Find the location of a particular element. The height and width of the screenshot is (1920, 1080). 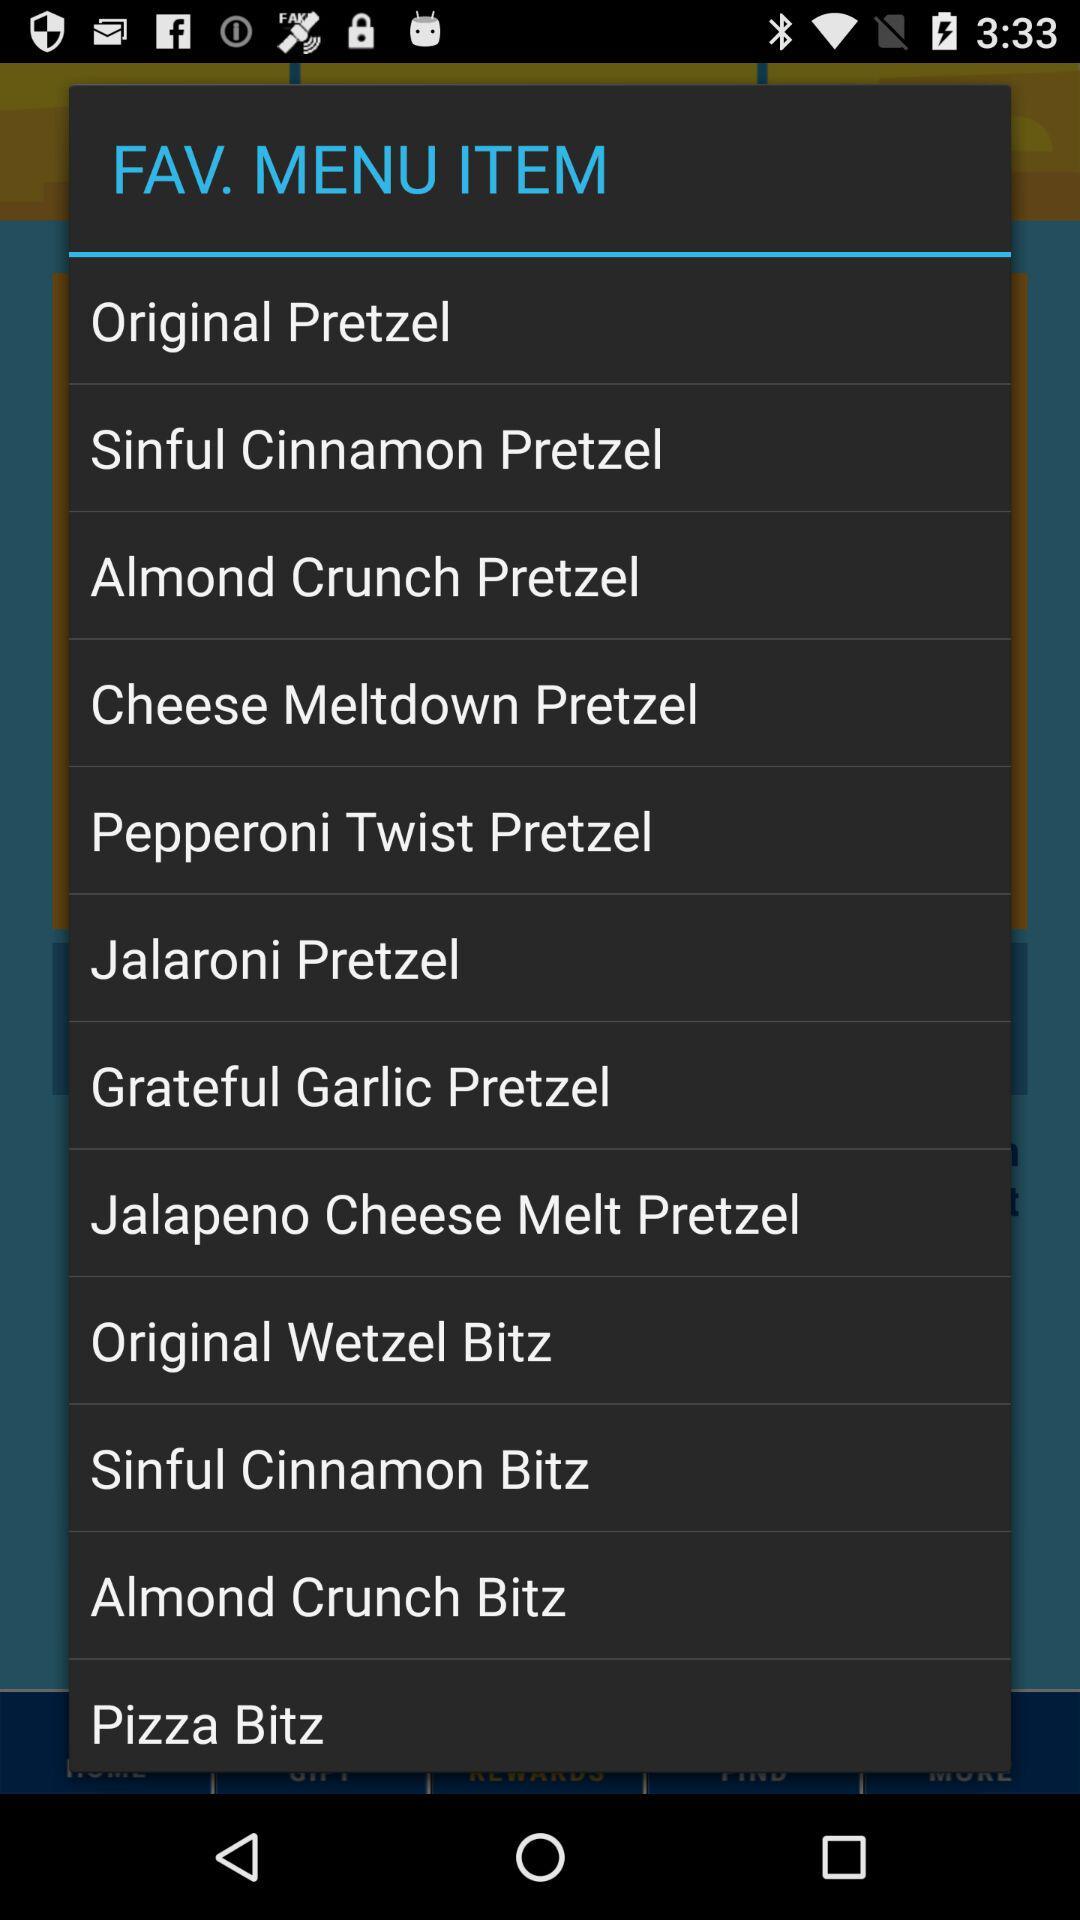

item above jalaroni pretzel app is located at coordinates (540, 830).